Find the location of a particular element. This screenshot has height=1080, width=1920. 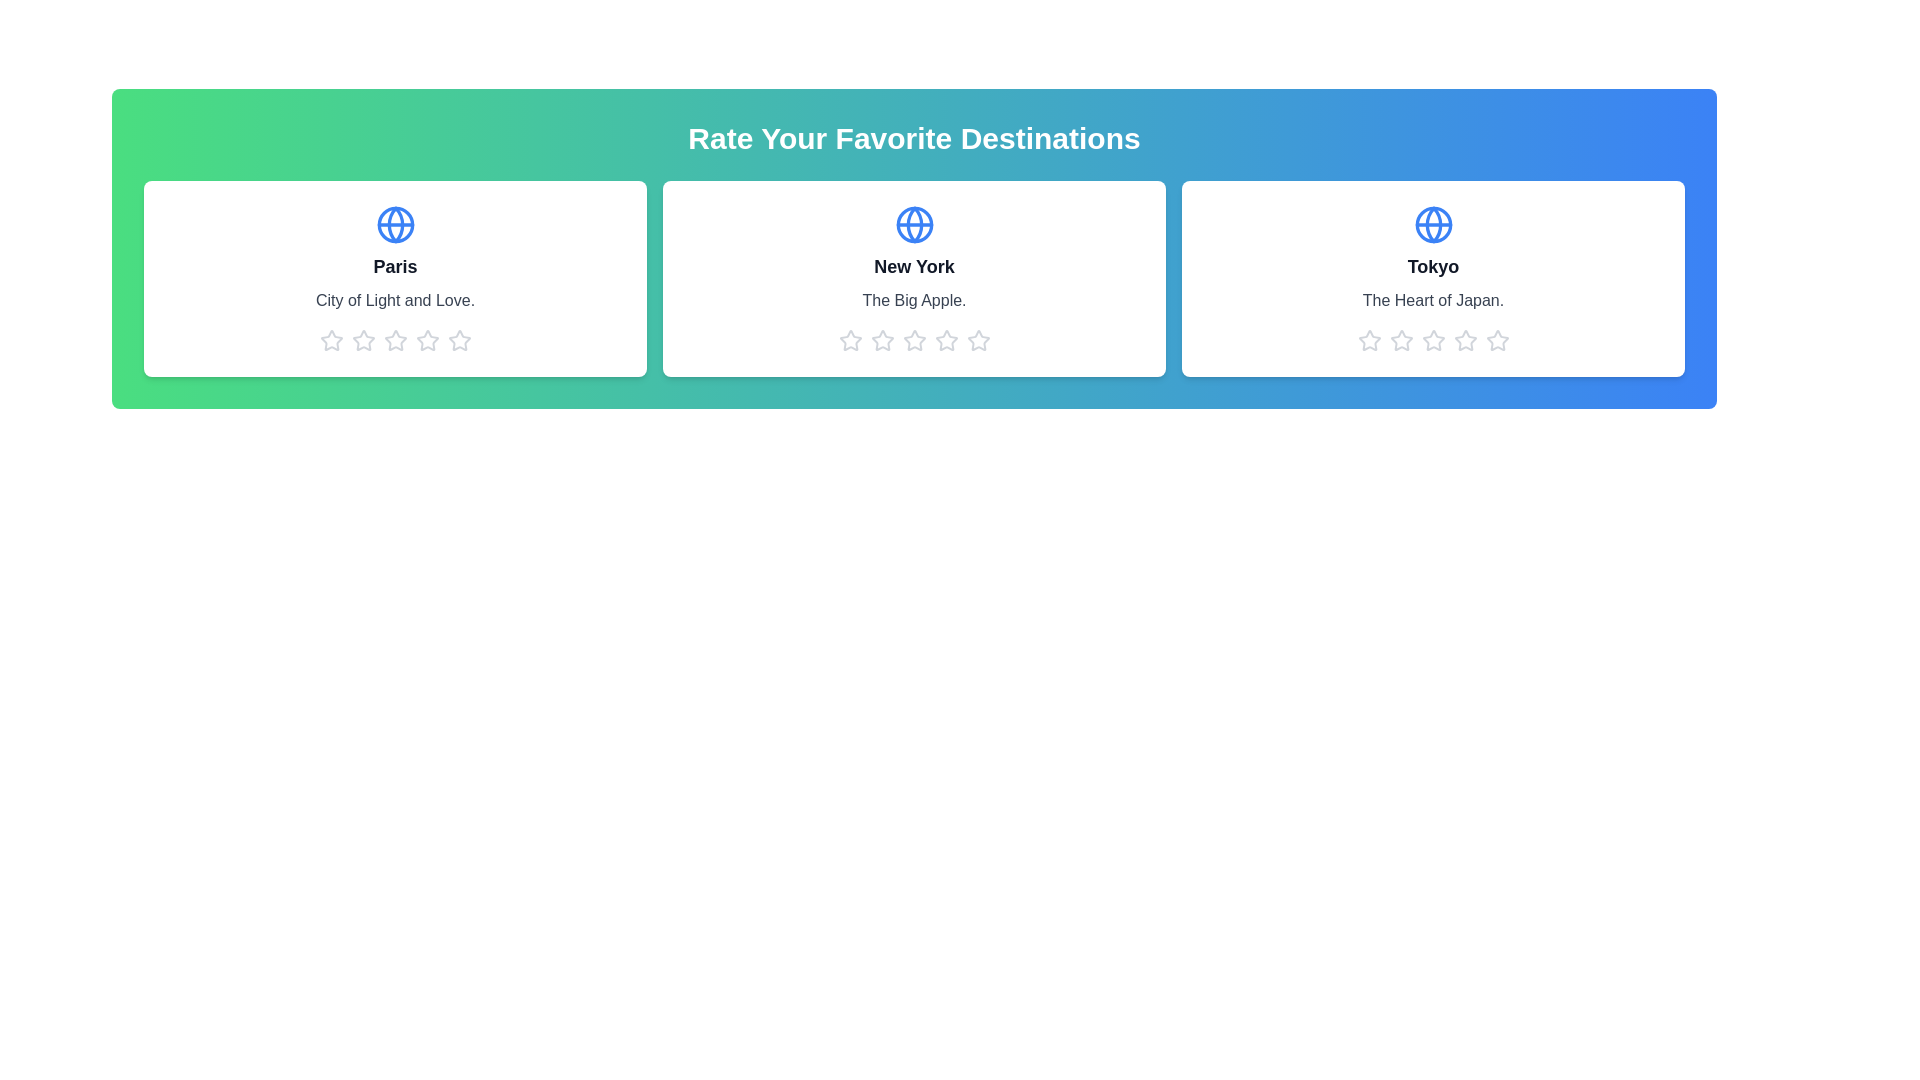

the 2 star icon for the destination Tokyo is located at coordinates (1400, 339).